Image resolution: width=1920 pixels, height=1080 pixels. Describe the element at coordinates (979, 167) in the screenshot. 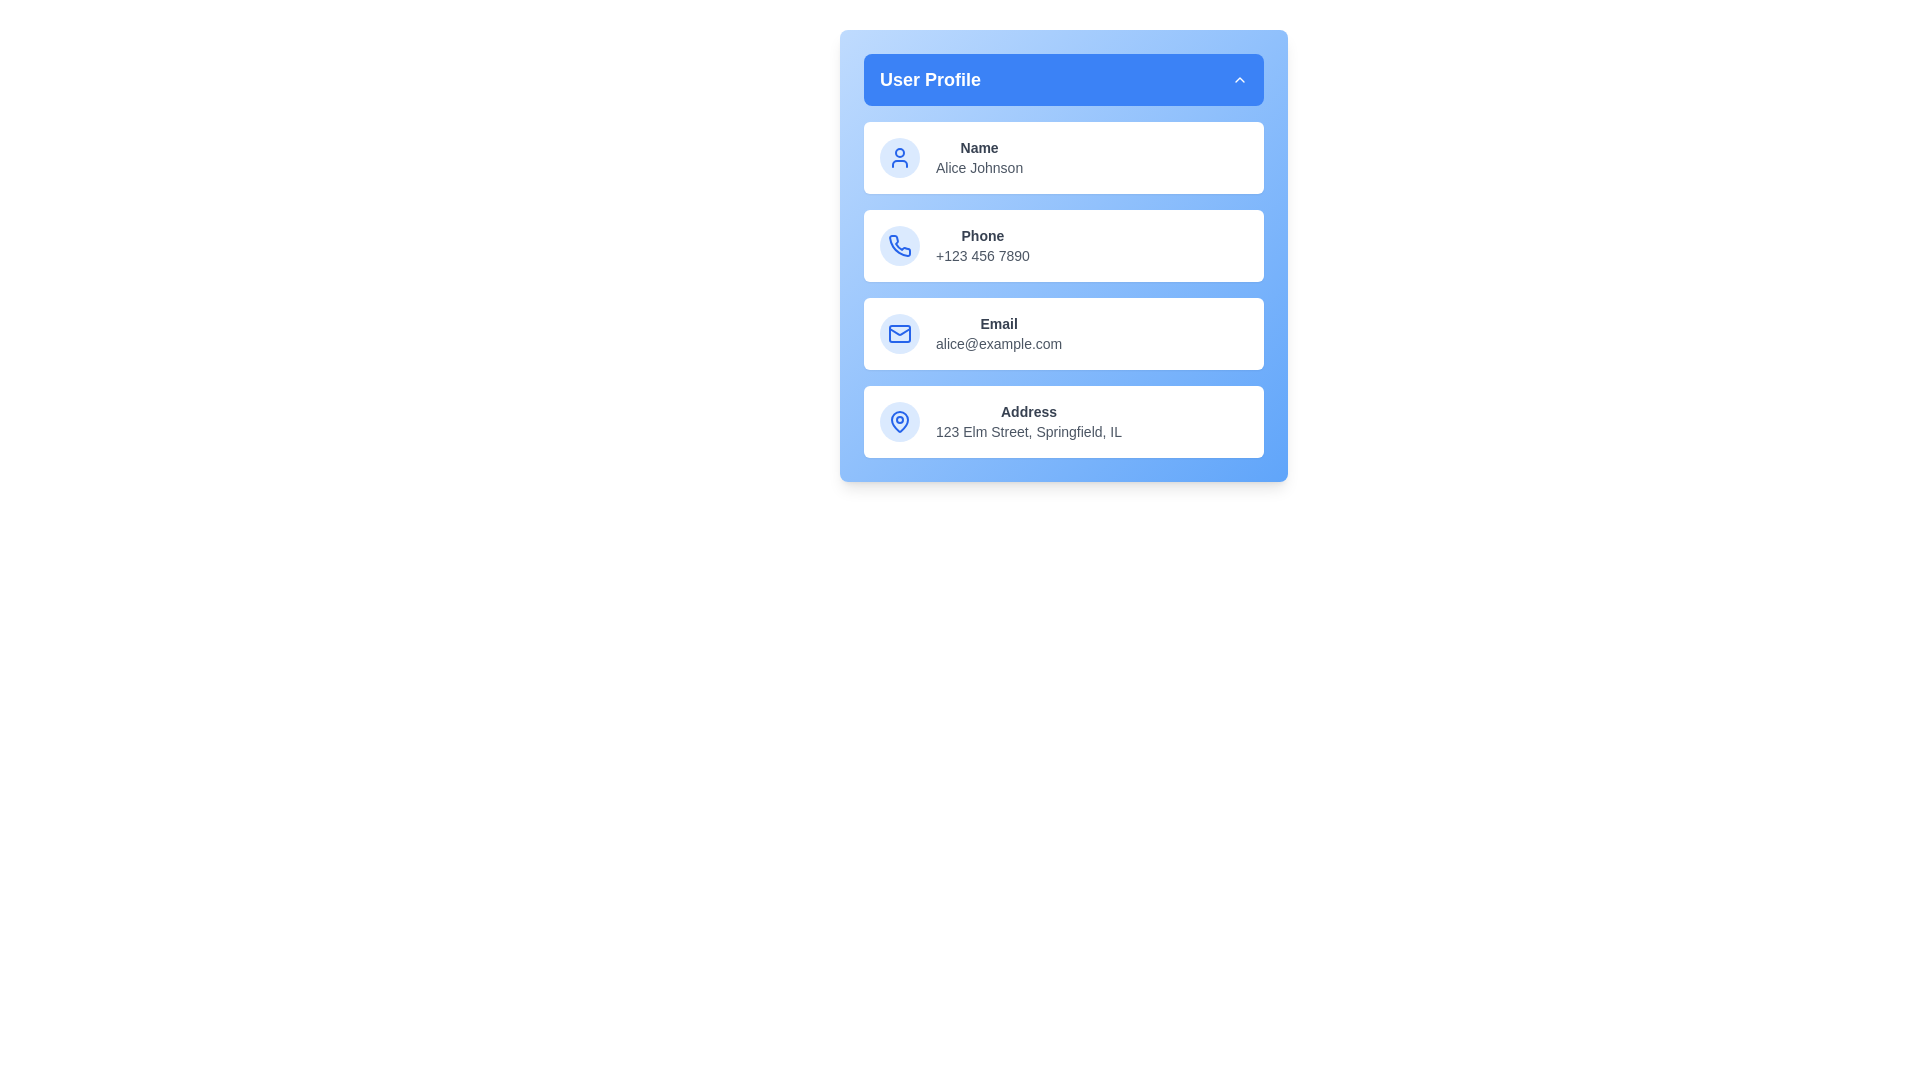

I see `the text displaying the user's name located beneath the 'Name' label in the first section of the profile card` at that location.